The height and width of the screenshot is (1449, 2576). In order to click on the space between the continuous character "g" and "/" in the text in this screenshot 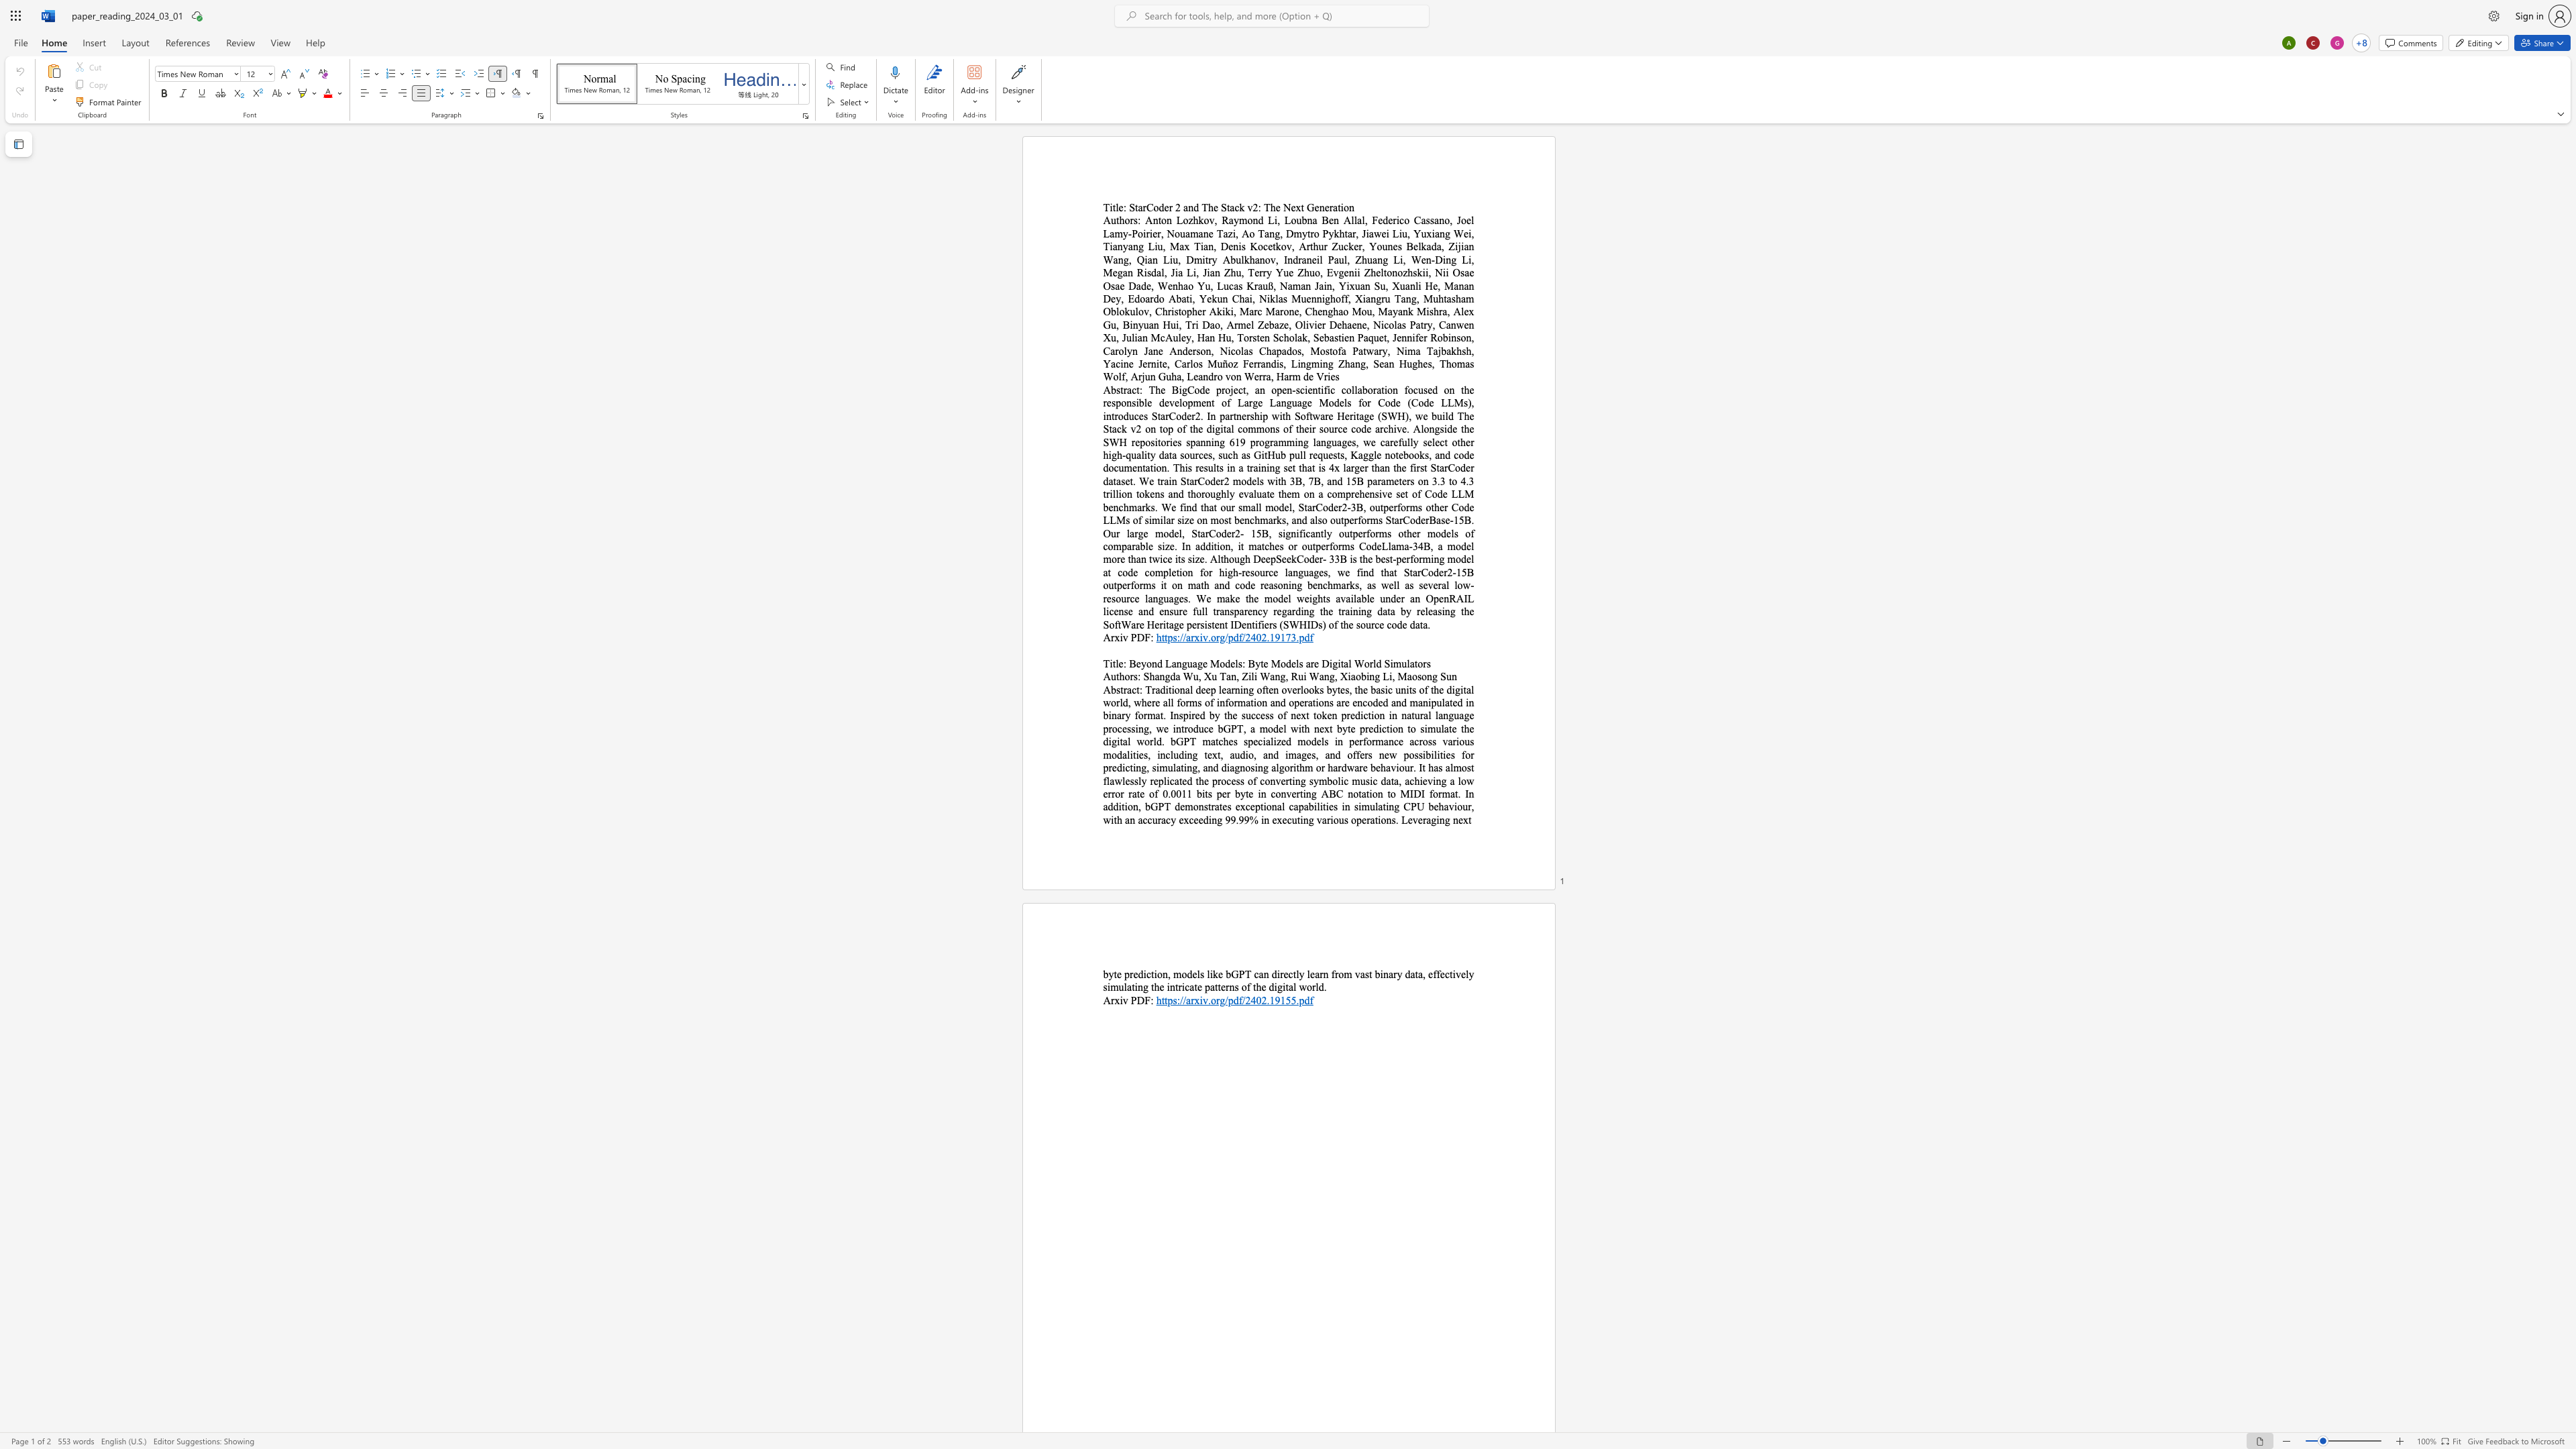, I will do `click(1224, 636)`.